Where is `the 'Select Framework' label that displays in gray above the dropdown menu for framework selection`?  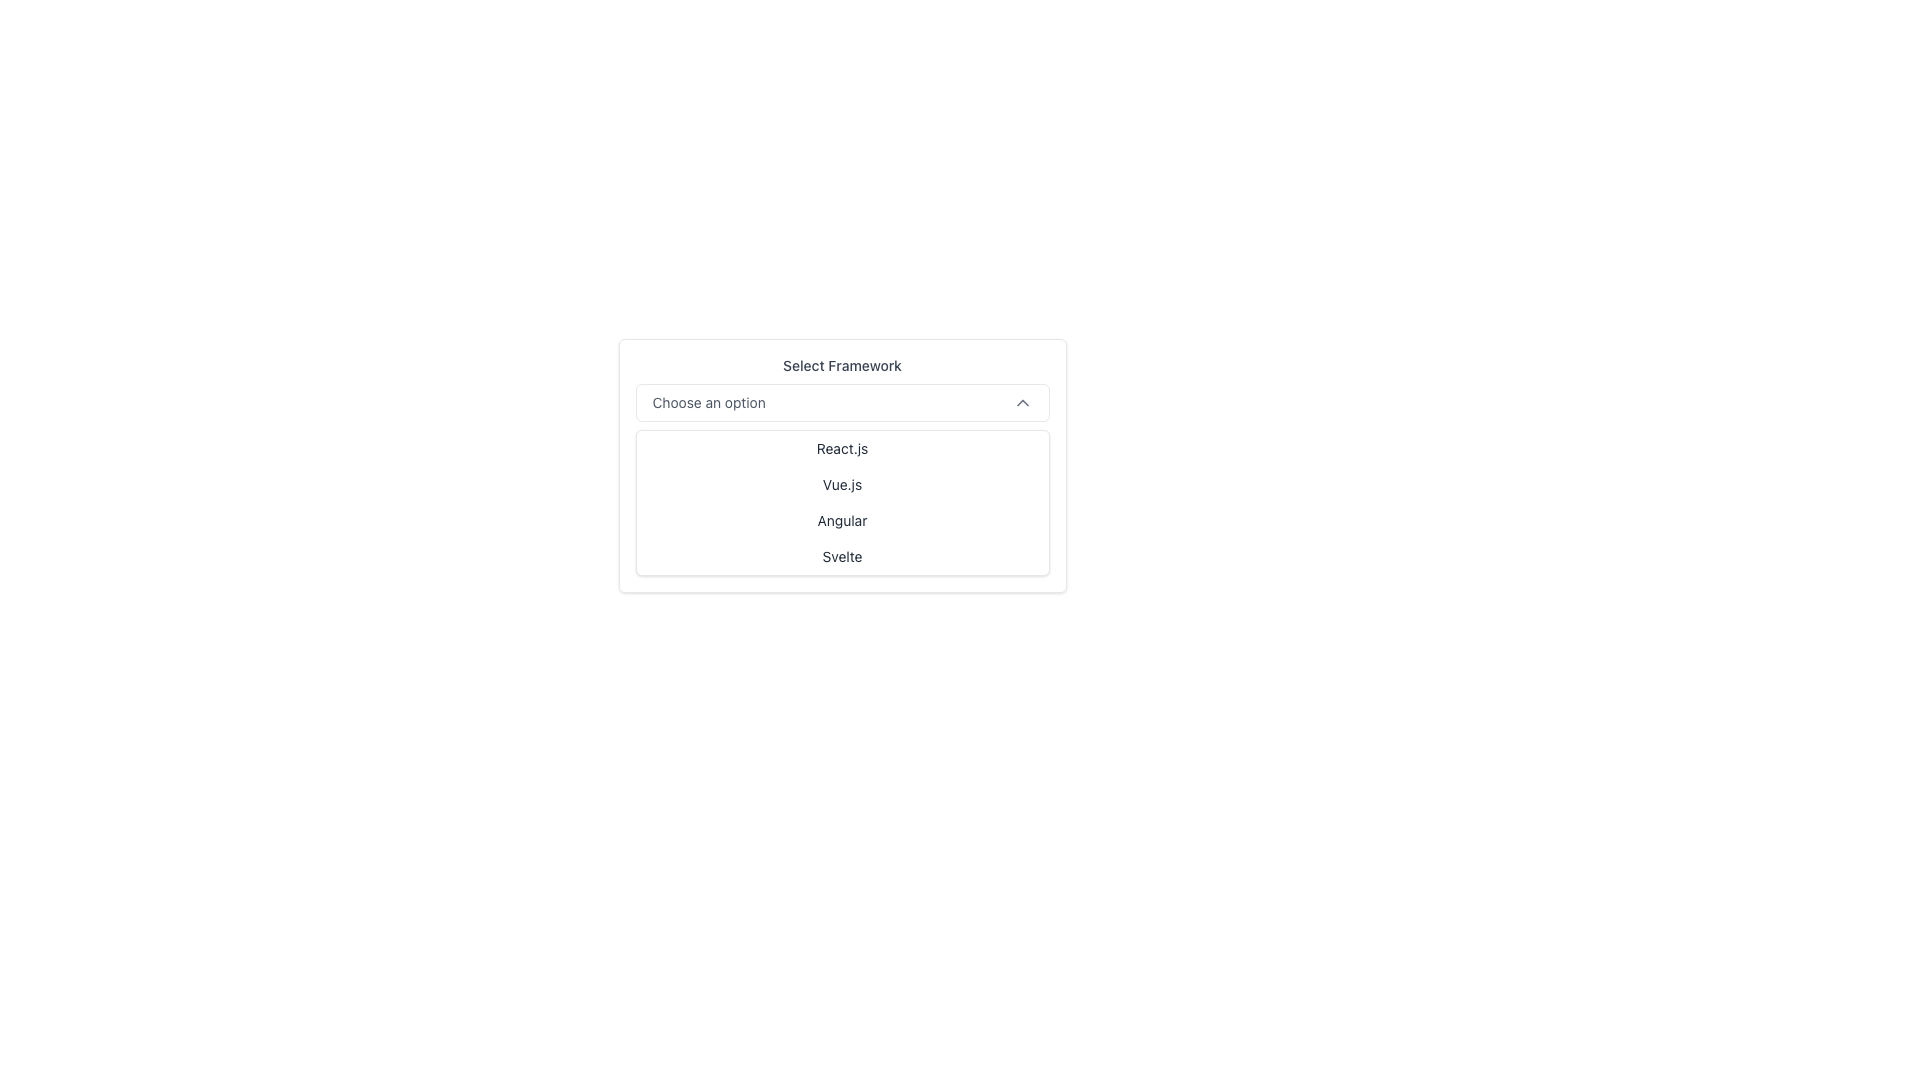 the 'Select Framework' label that displays in gray above the dropdown menu for framework selection is located at coordinates (842, 366).